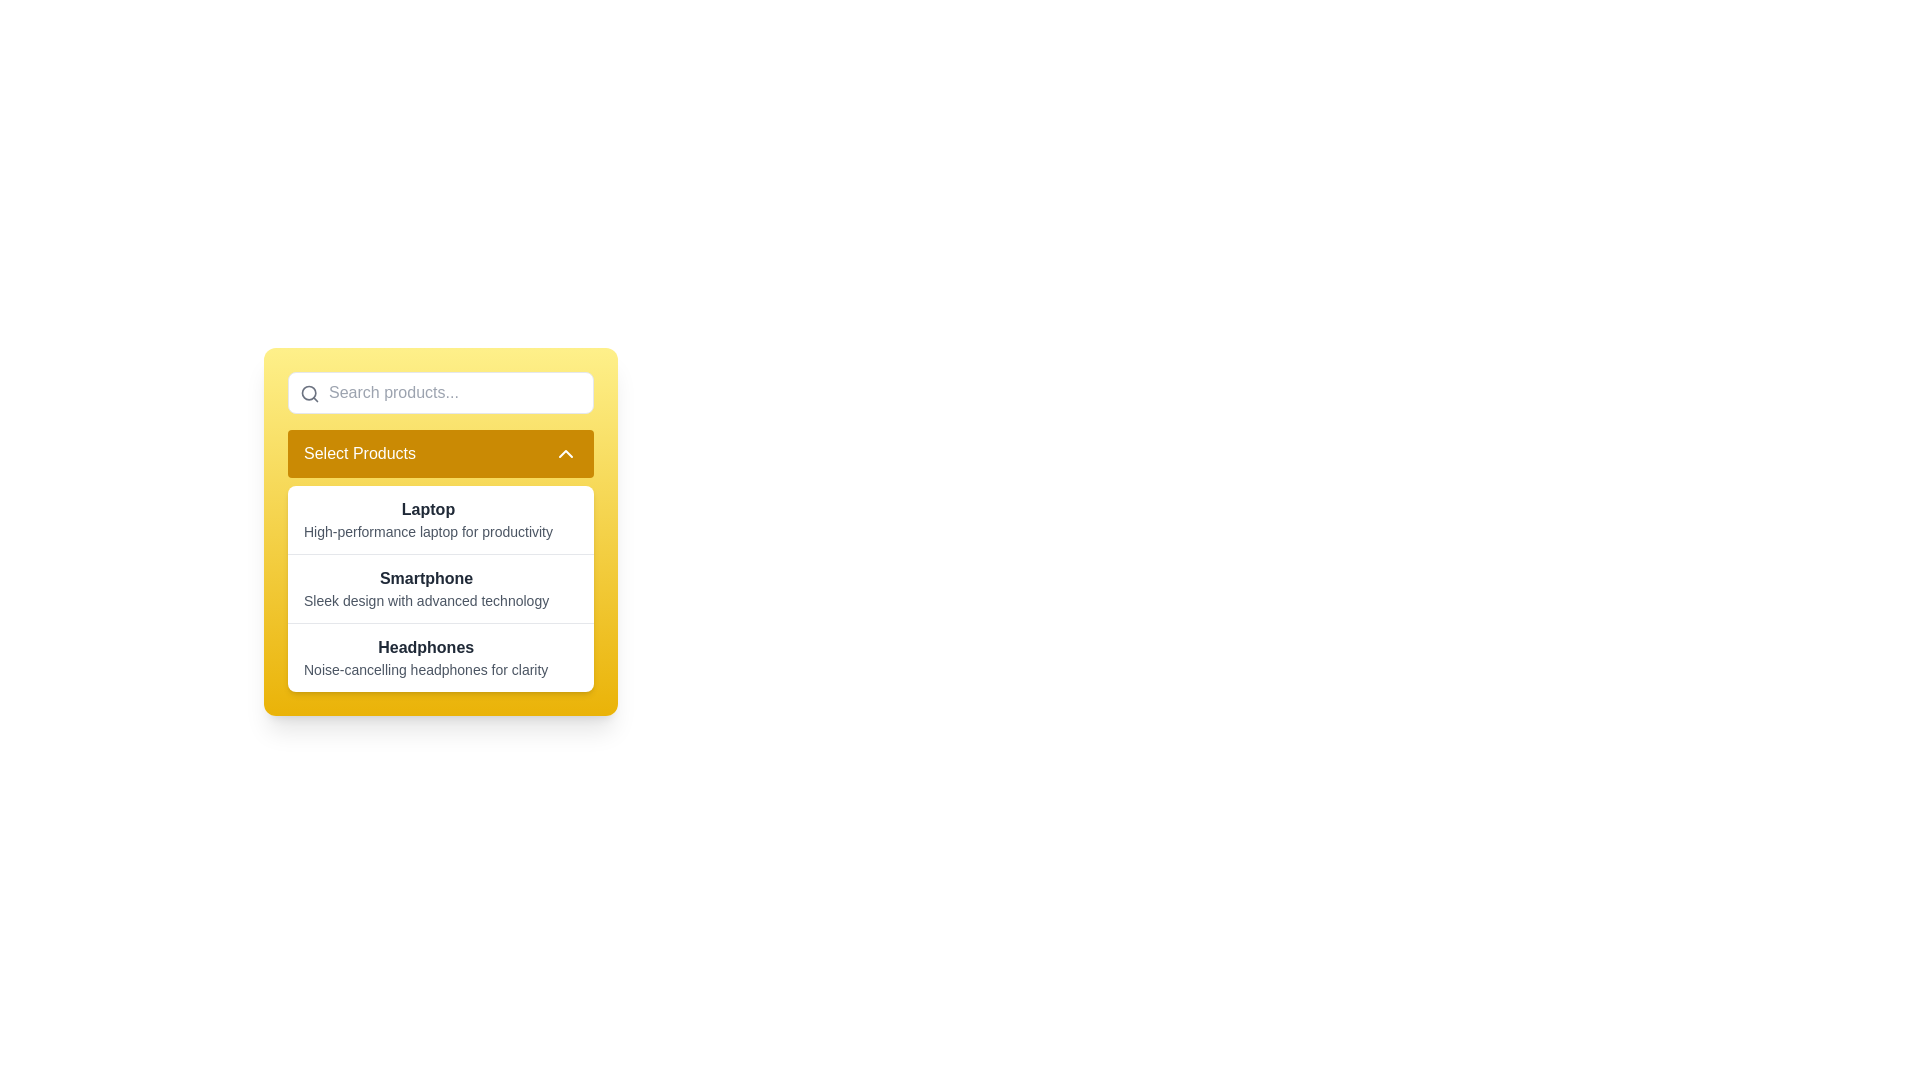 The width and height of the screenshot is (1920, 1080). Describe the element at coordinates (425, 648) in the screenshot. I see `the 'Headphones' text label, which is bold and dark gray, styled as a section title in a yellow-bordered card widget` at that location.